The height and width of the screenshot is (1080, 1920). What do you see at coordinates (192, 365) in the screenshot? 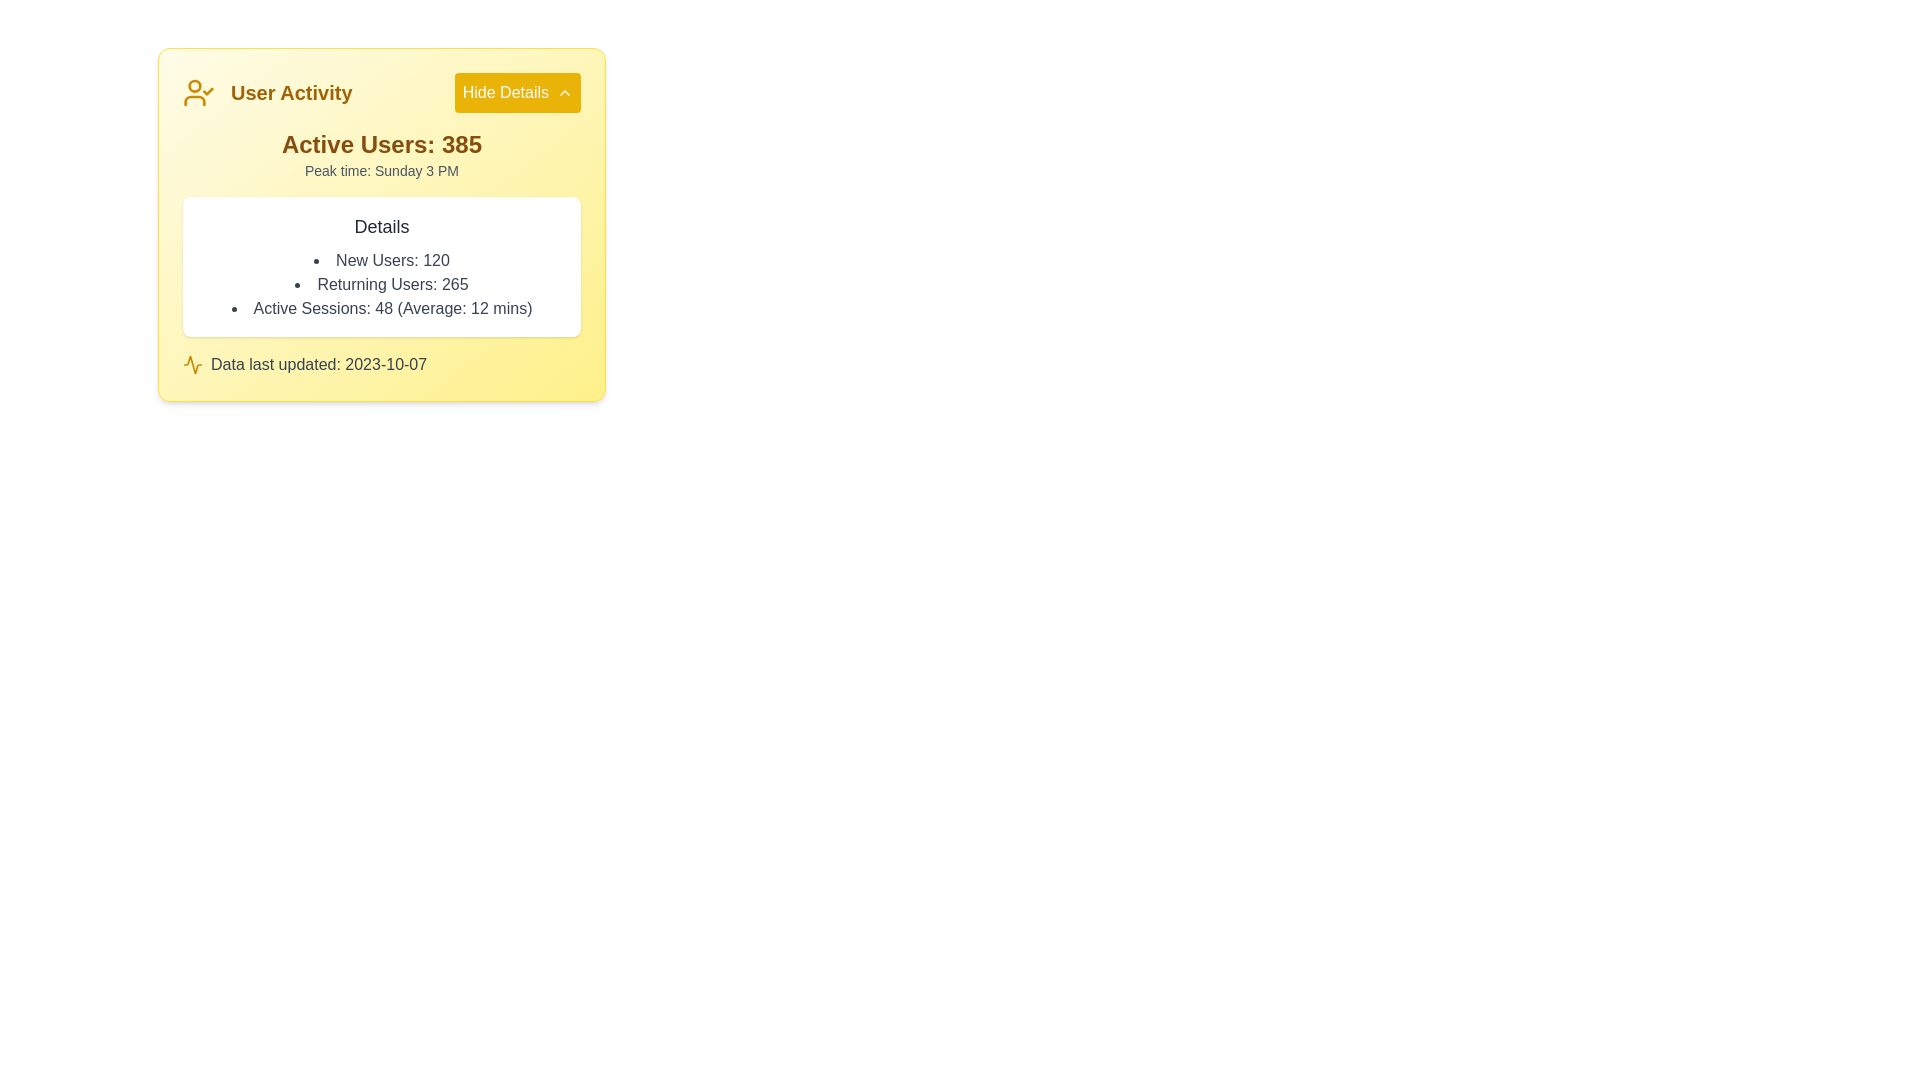
I see `the yellow graph-like activity icon, which is located to the left of the text 'Data last updated: 2023-10-07'` at bounding box center [192, 365].